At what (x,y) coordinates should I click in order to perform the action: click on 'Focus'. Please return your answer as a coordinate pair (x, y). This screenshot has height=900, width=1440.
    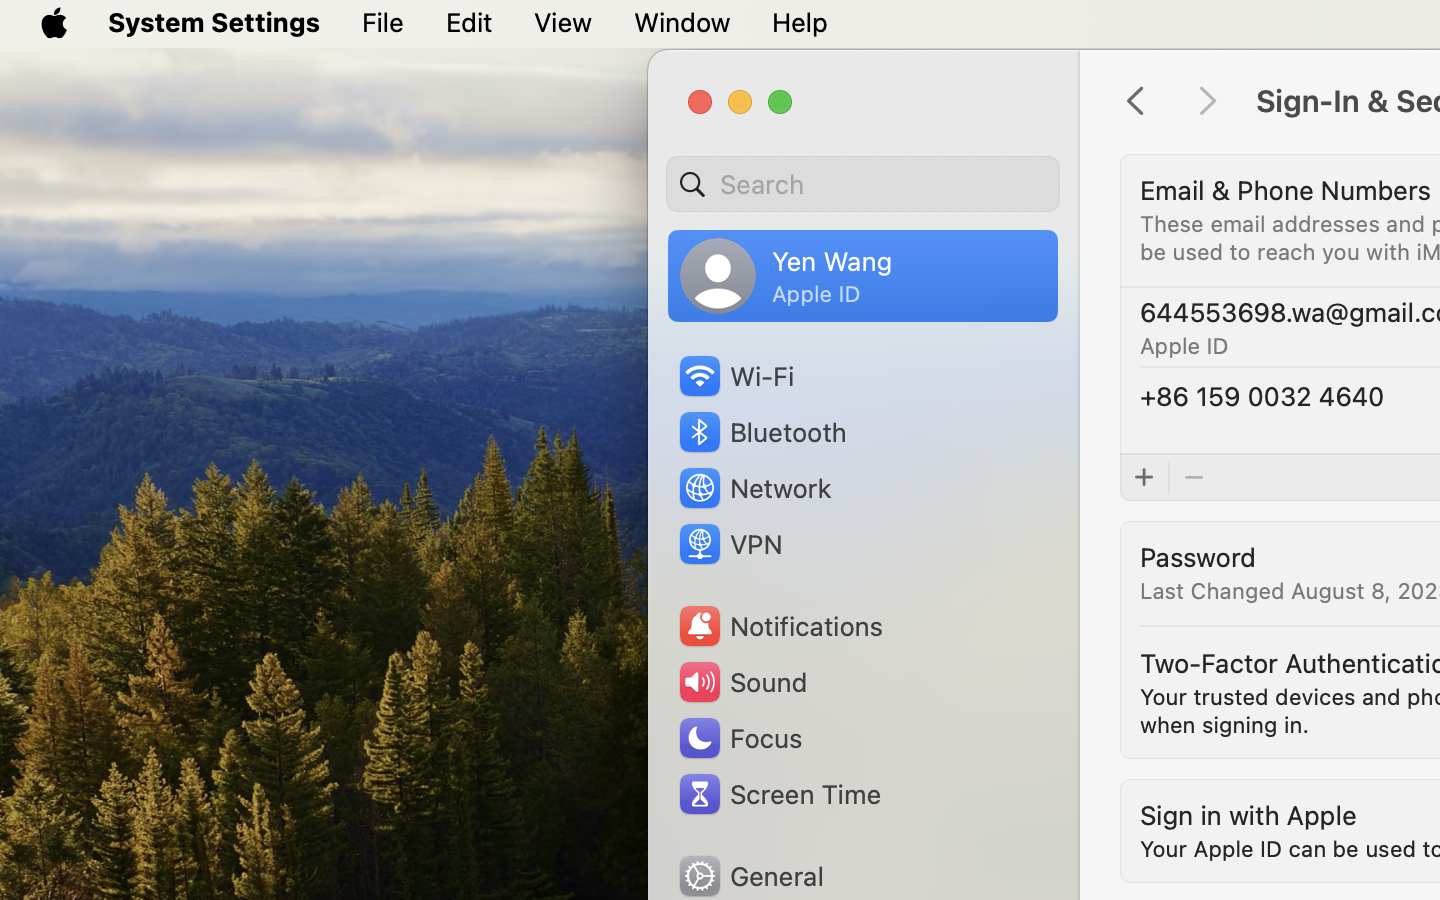
    Looking at the image, I should click on (738, 737).